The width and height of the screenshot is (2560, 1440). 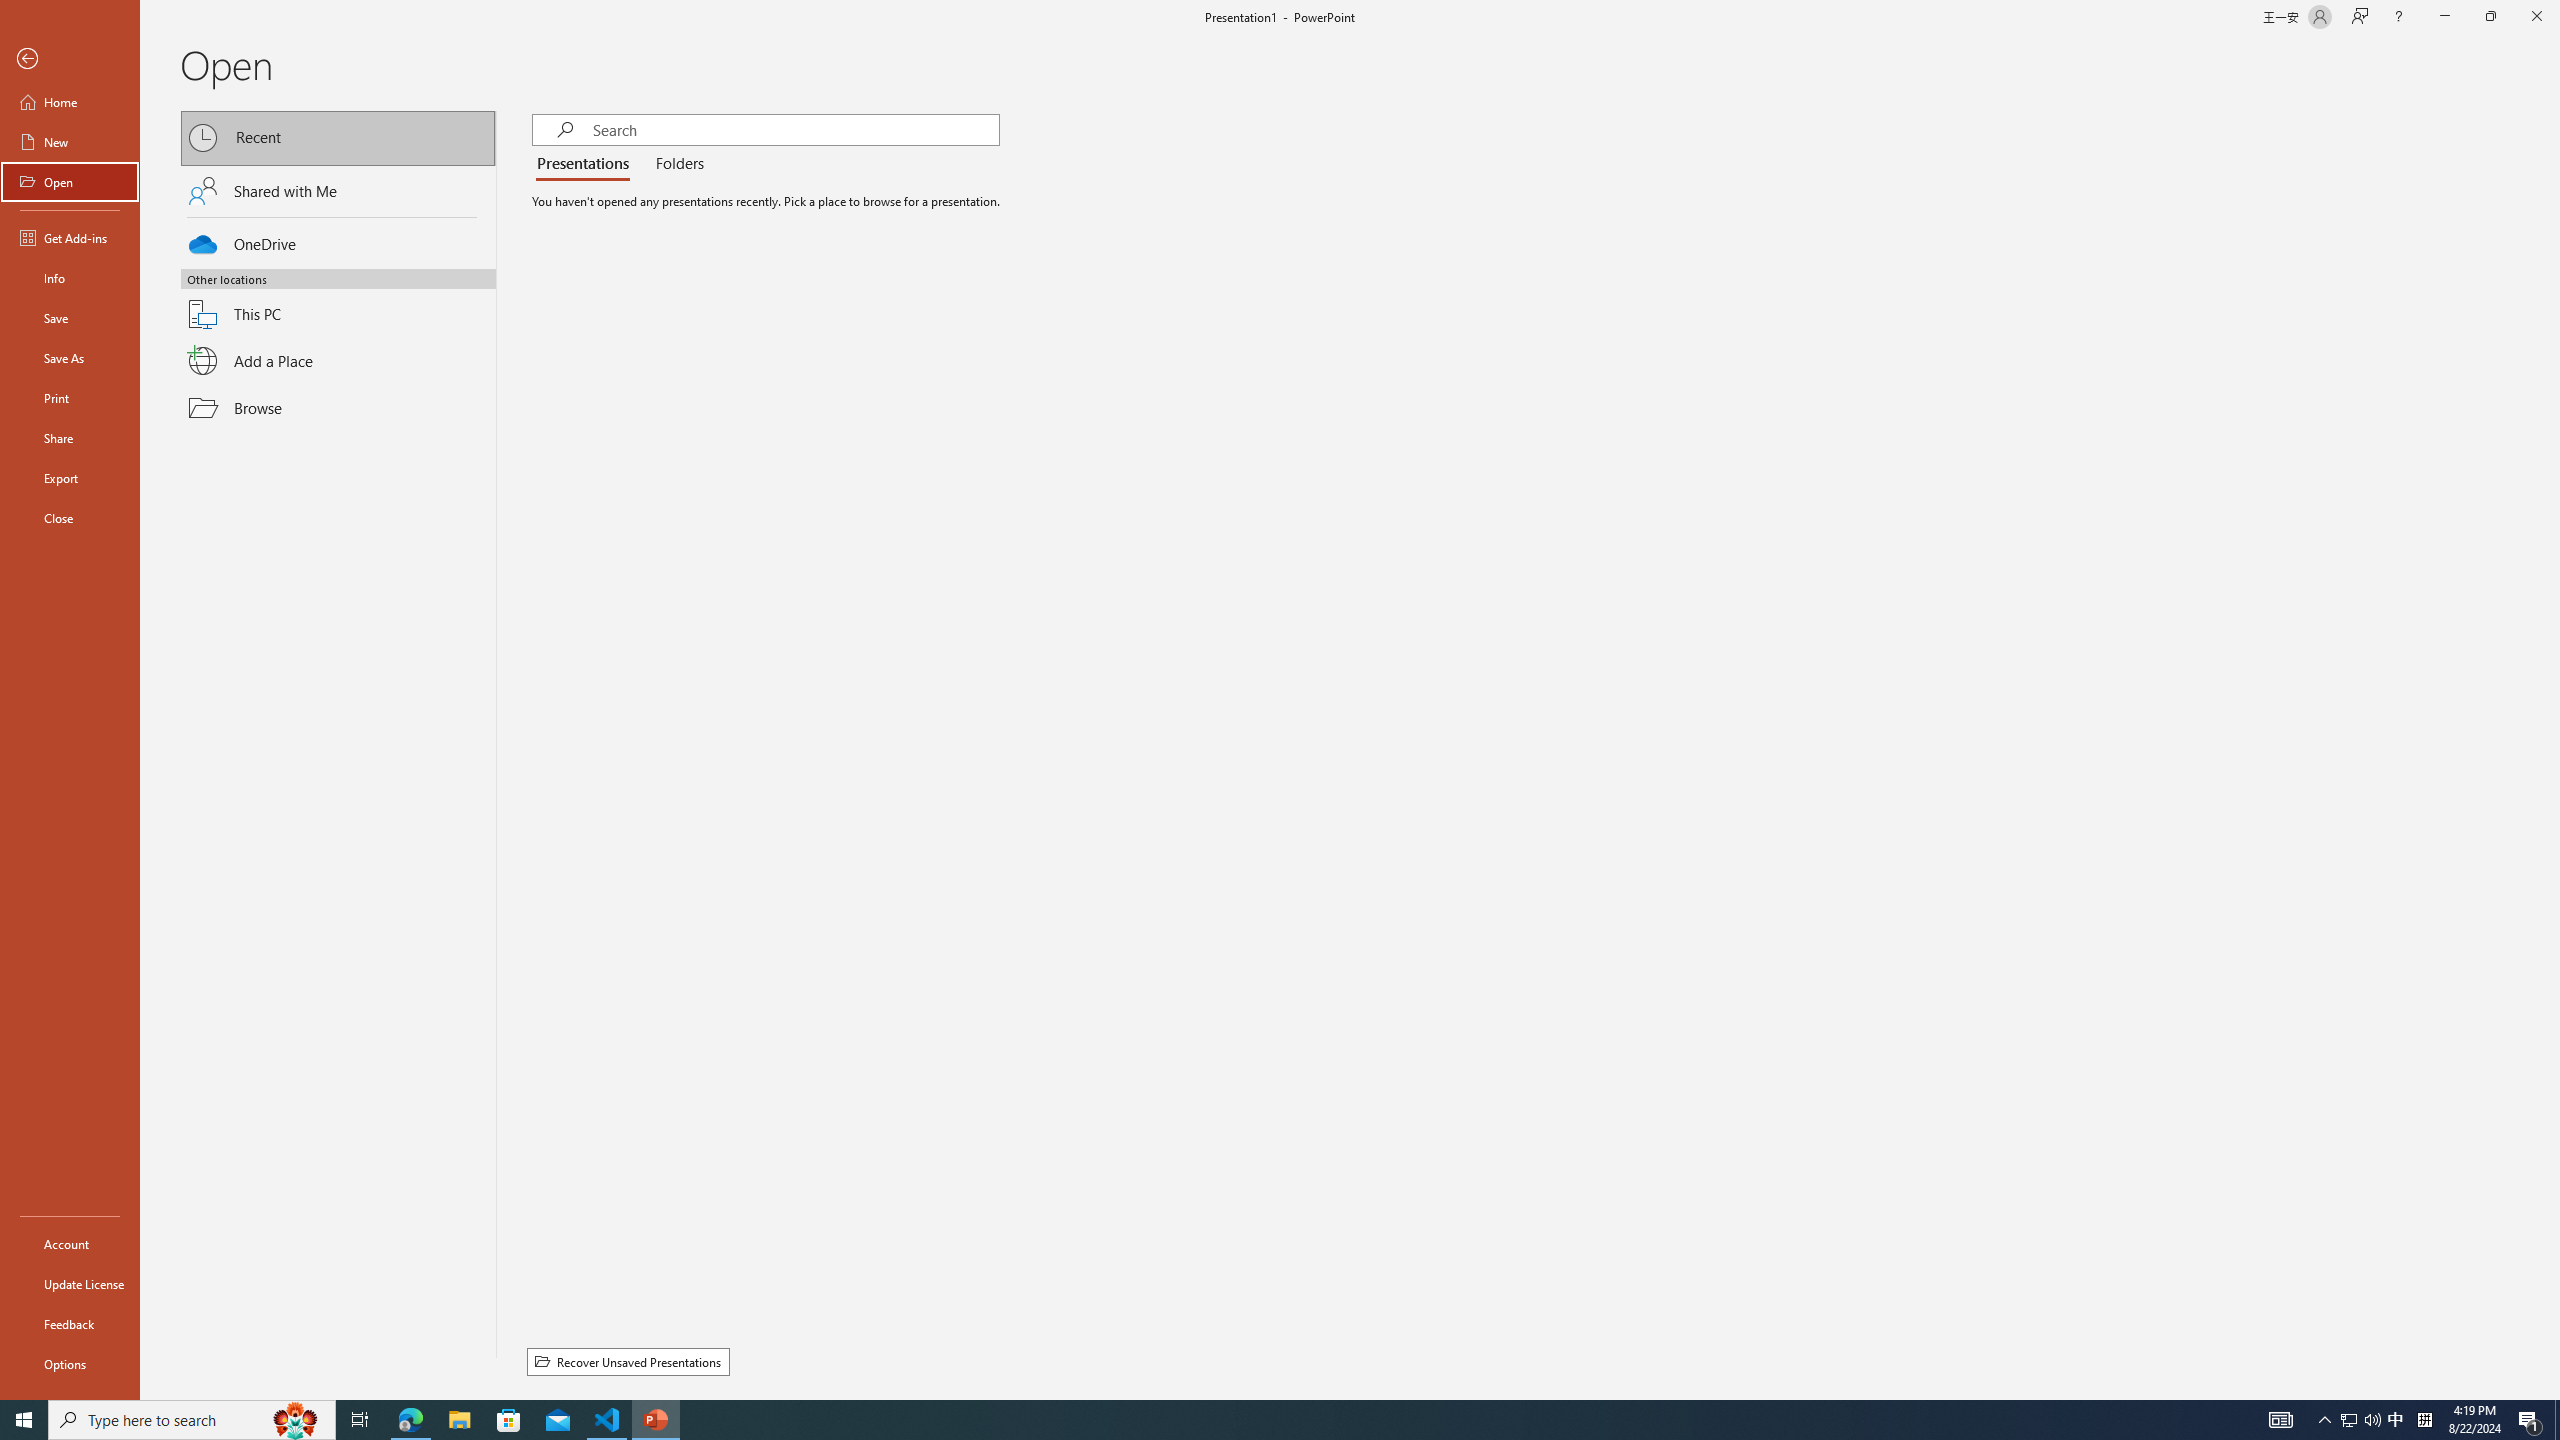 I want to click on 'Add a Place', so click(x=338, y=360).